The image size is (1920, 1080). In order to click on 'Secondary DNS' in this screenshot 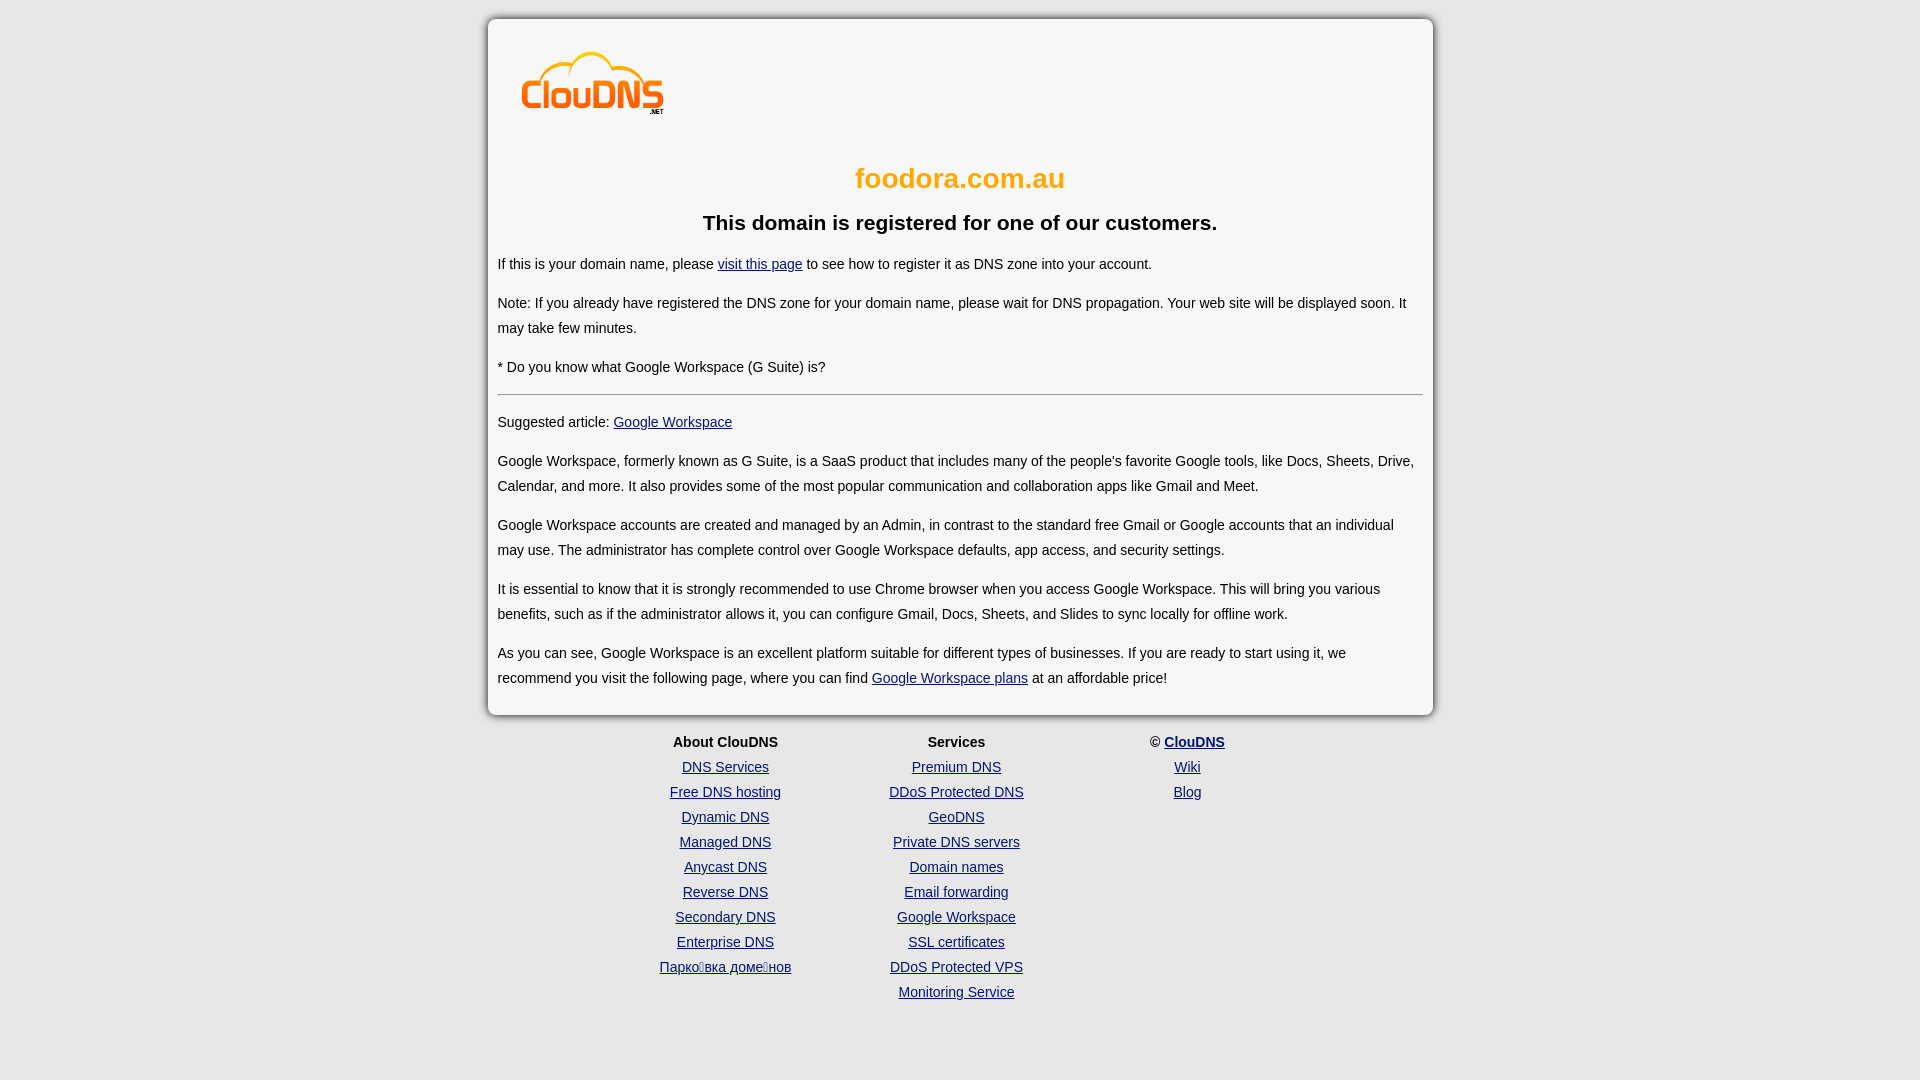, I will do `click(675, 917)`.